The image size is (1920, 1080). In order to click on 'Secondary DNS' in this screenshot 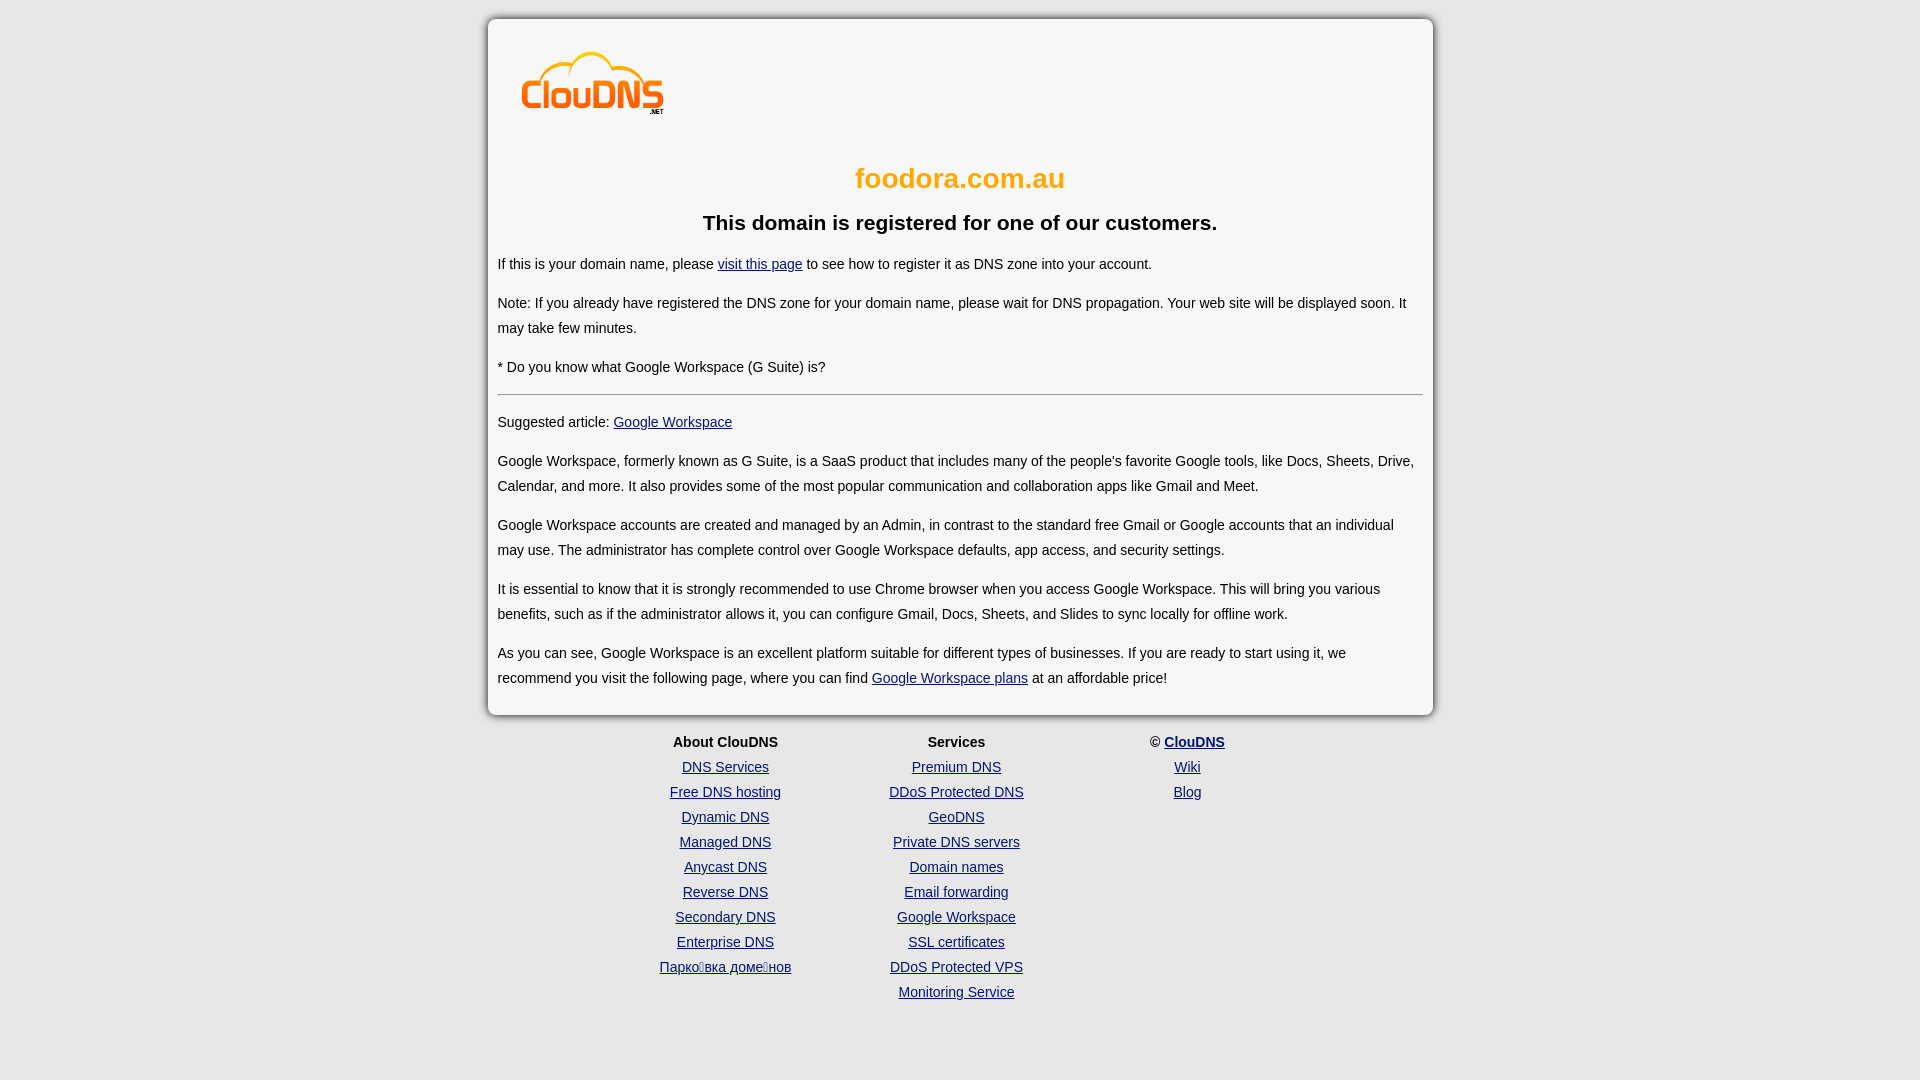, I will do `click(675, 917)`.